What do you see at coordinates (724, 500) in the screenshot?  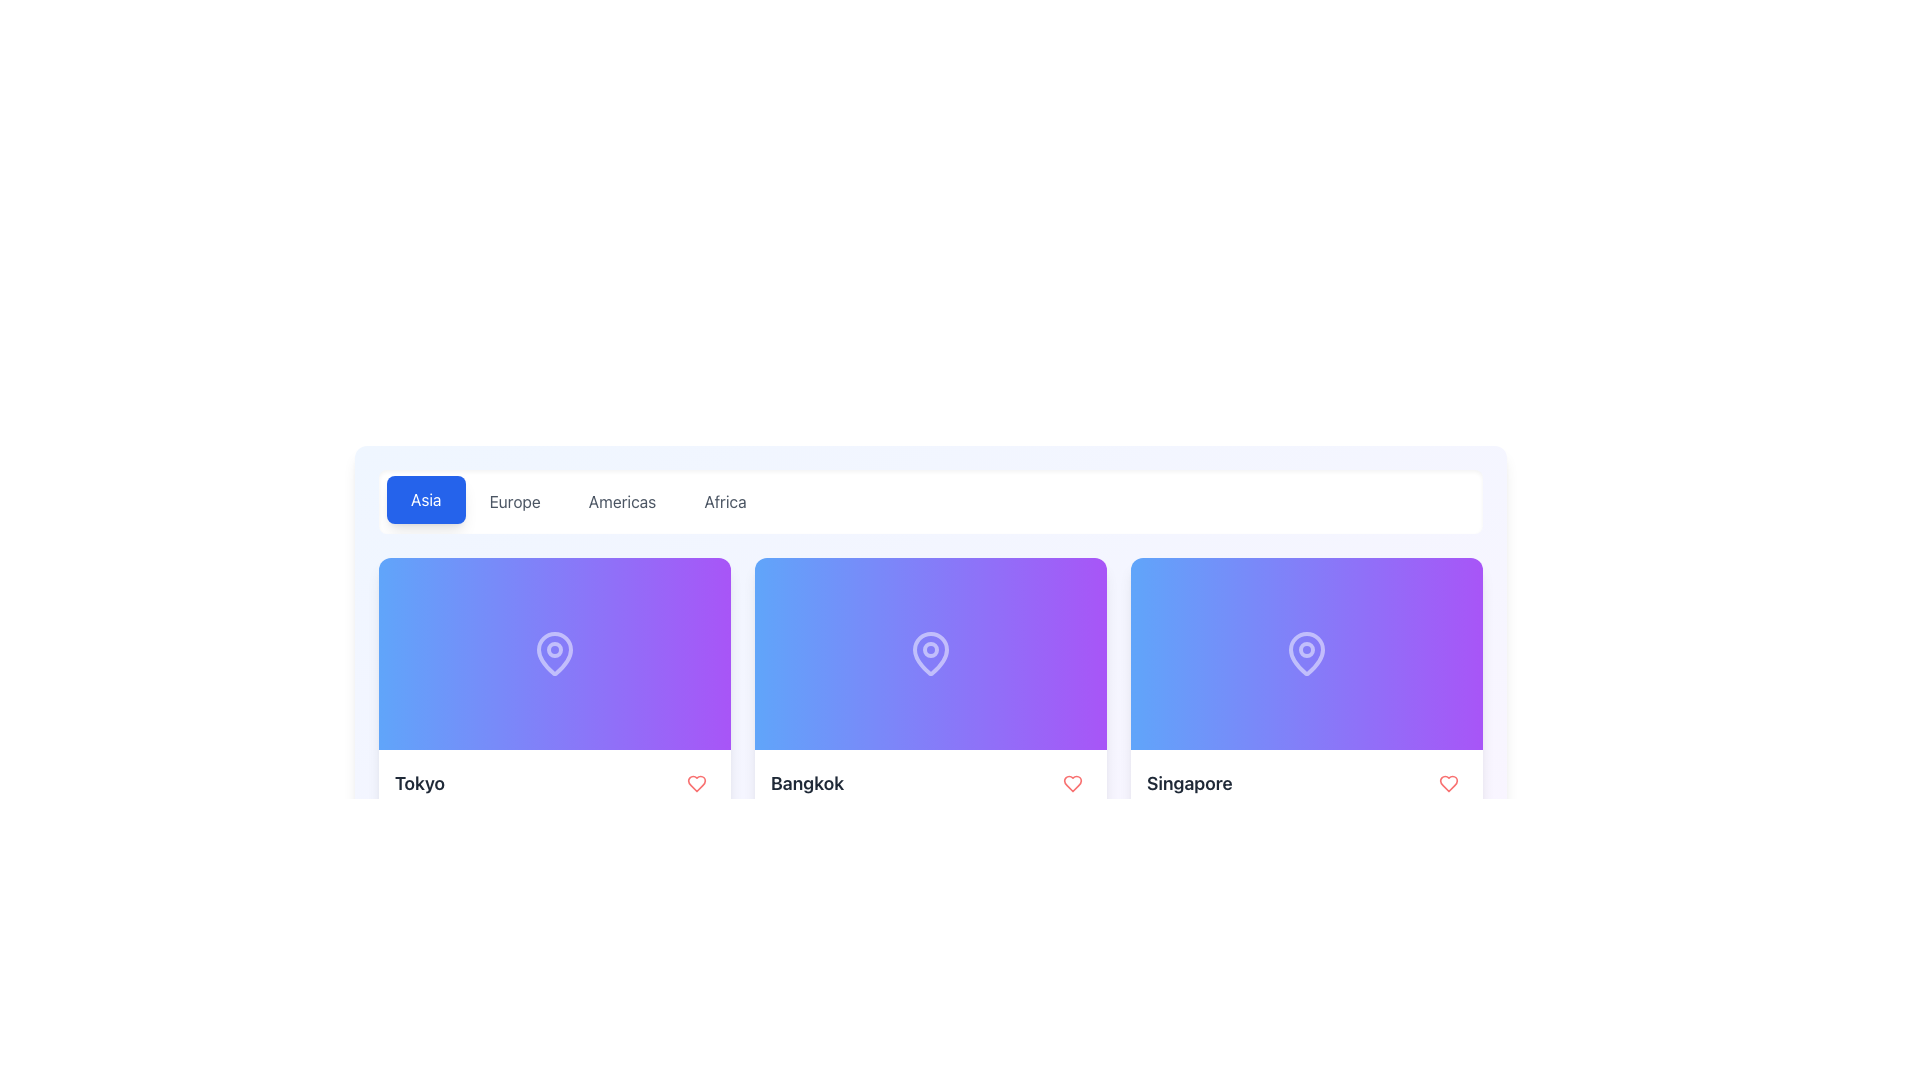 I see `the button labeled 'Africa' in the horizontal menu to change its background color` at bounding box center [724, 500].